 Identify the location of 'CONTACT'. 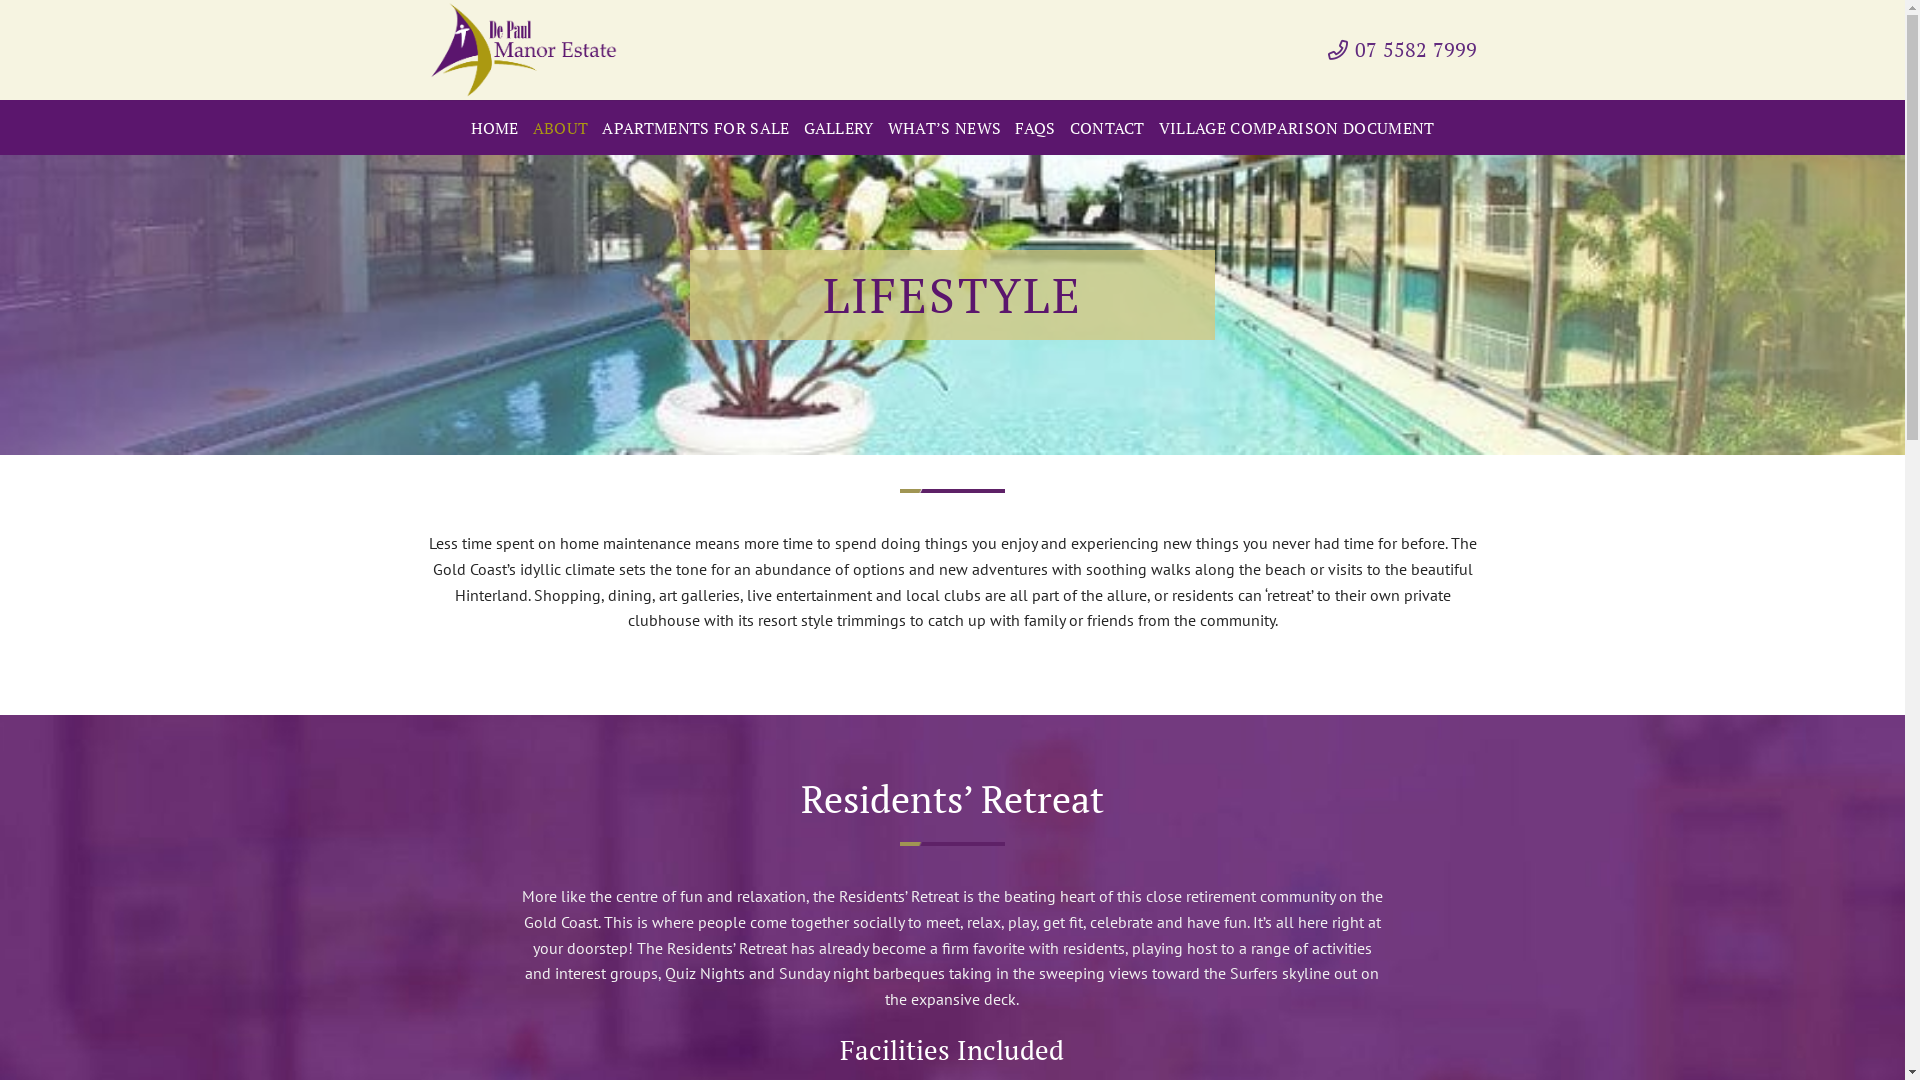
(1106, 127).